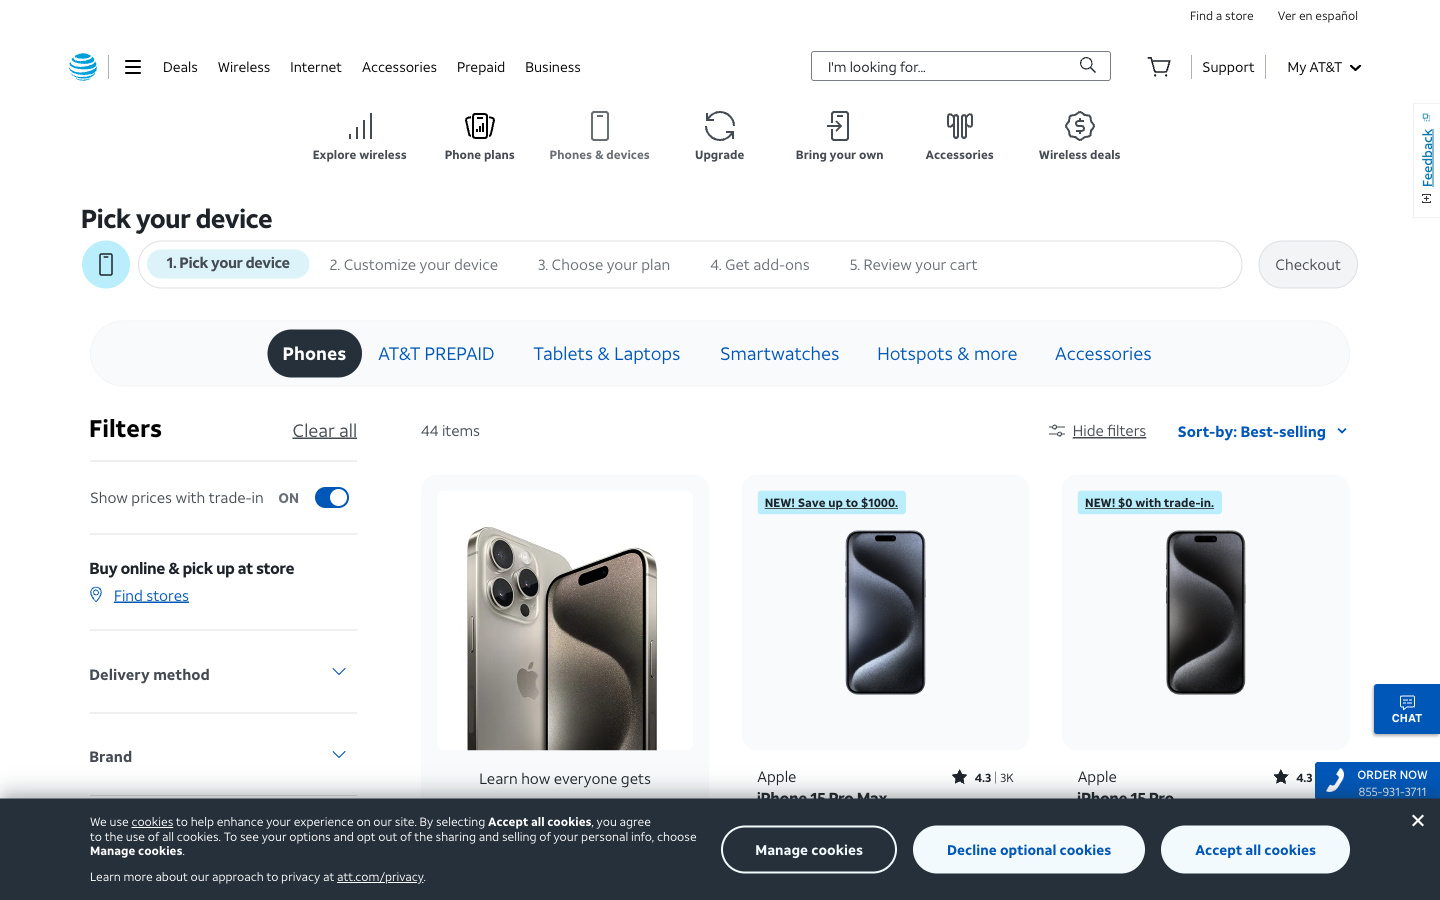 This screenshot has height=900, width=1440. I want to click on Click the button for deals on AT&T wireless, so click(1080, 136).